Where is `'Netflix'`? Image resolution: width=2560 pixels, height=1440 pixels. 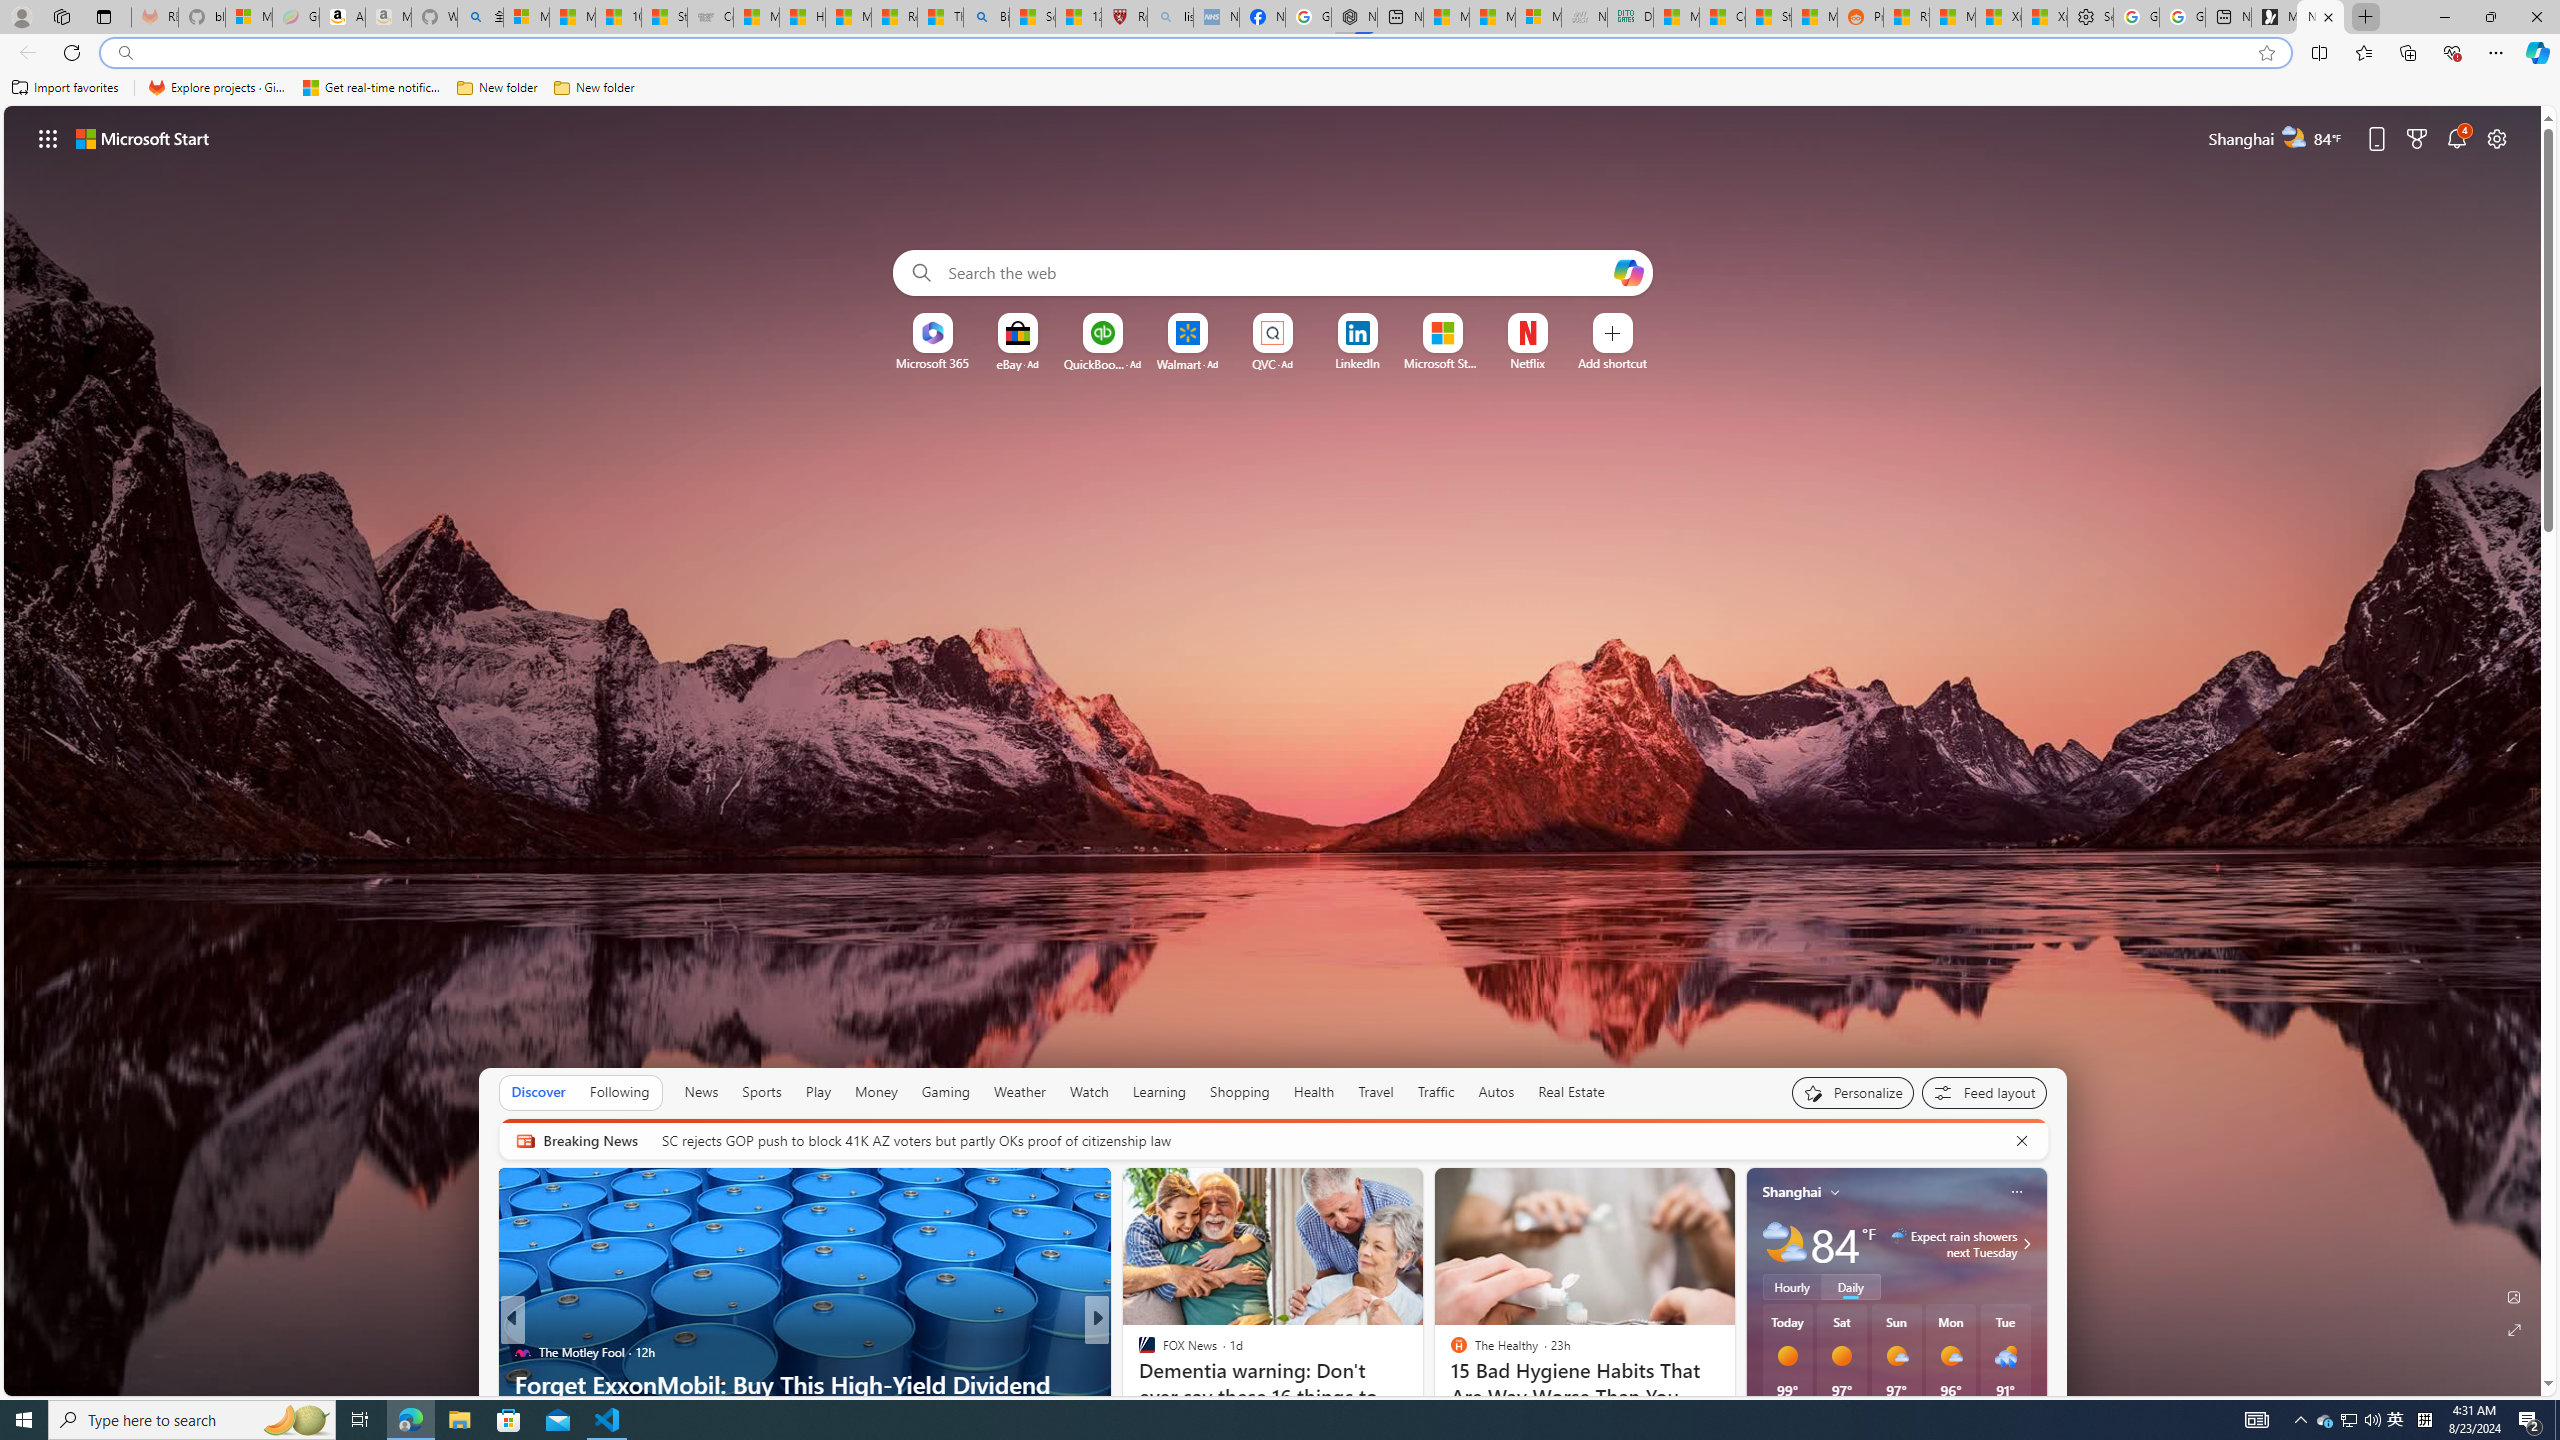 'Netflix' is located at coordinates (1528, 363).